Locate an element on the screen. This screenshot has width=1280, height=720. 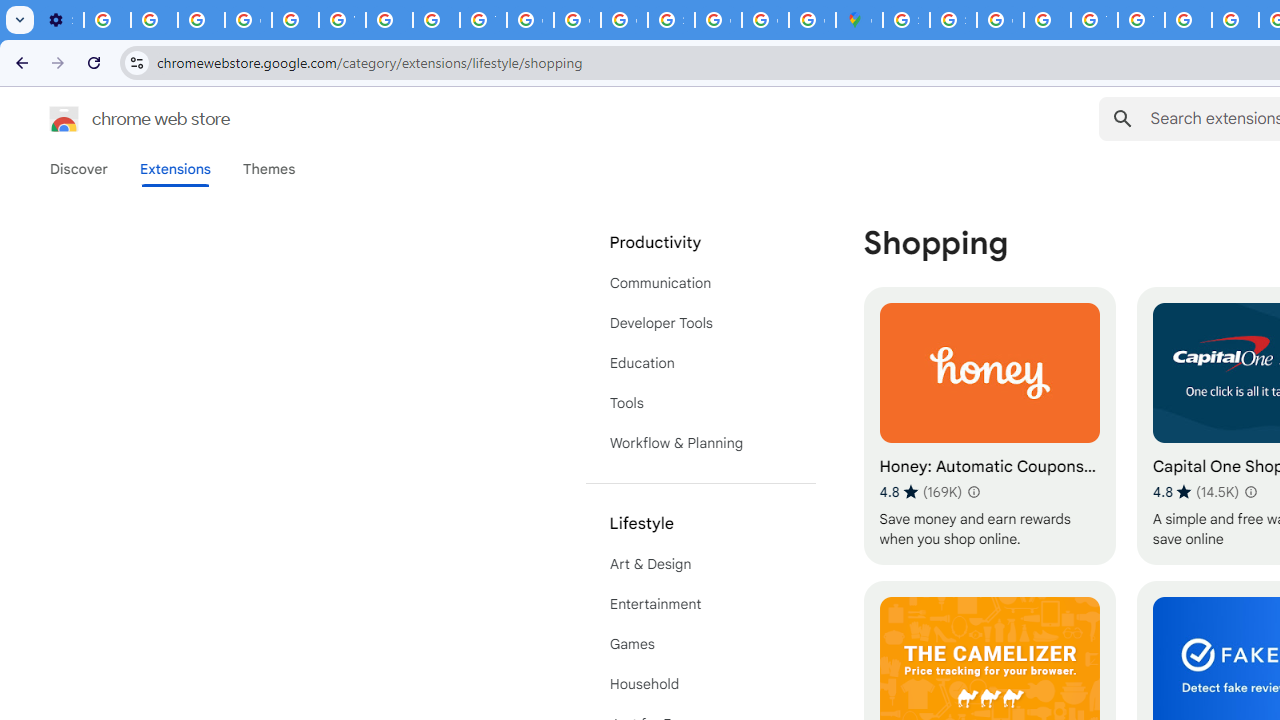
'Honey: Automatic Coupons & Rewards' is located at coordinates (989, 425).